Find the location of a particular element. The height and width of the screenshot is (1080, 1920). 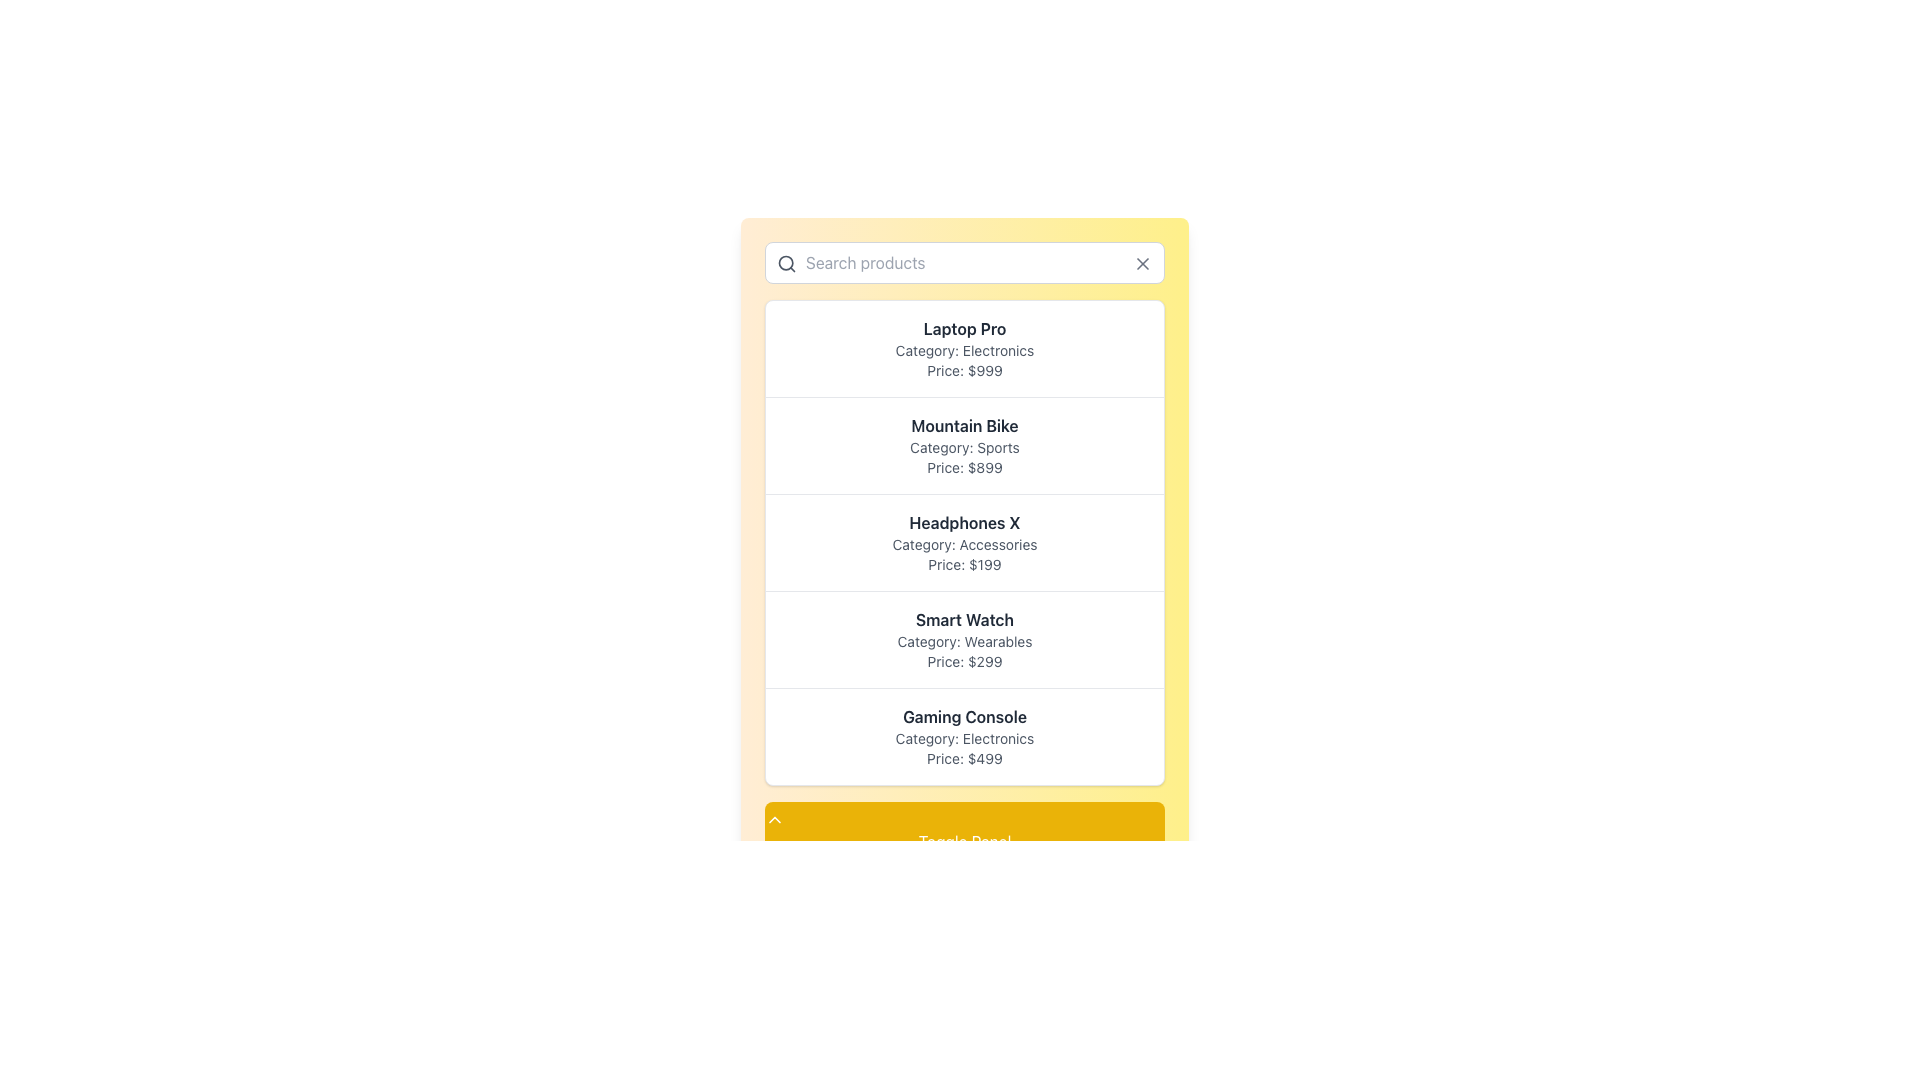

the Display card containing 'Headphones X', which is the third item in a vertically stacked list is located at coordinates (964, 542).